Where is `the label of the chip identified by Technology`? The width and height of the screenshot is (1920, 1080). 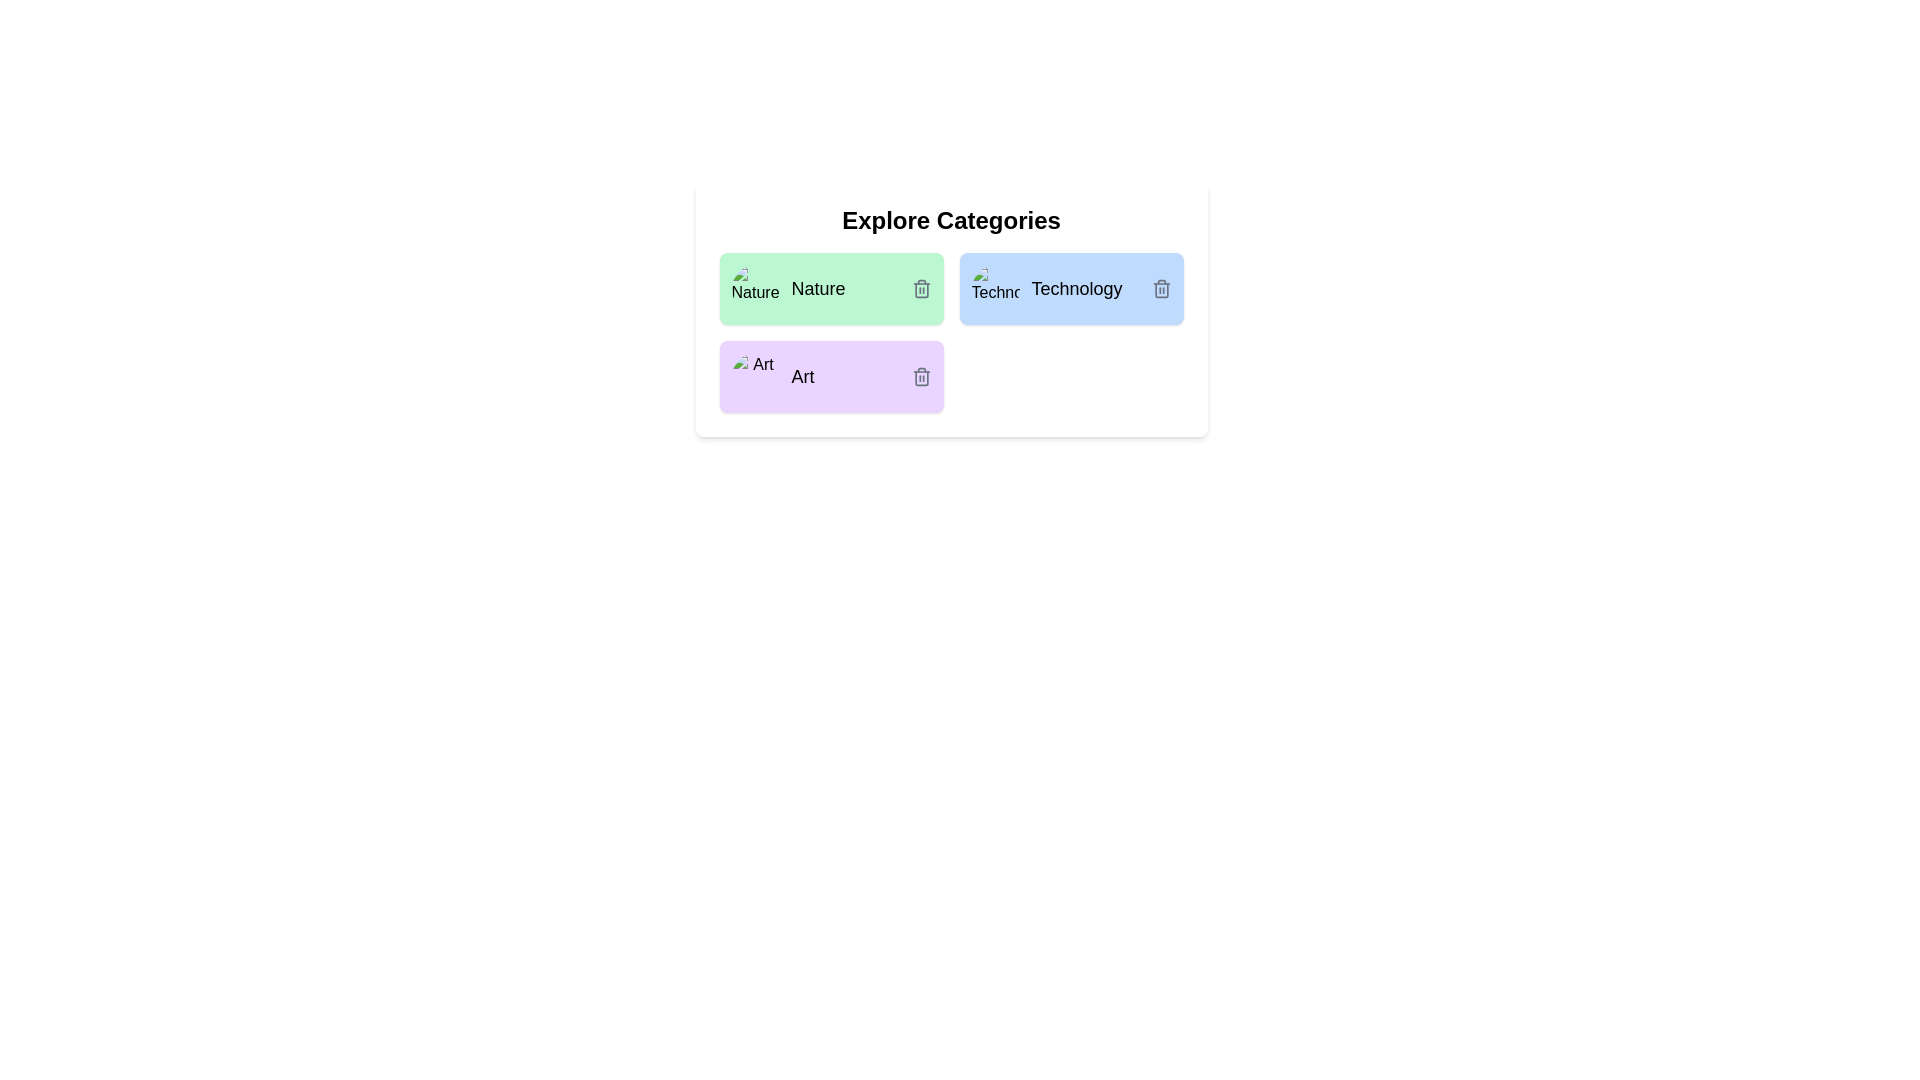
the label of the chip identified by Technology is located at coordinates (1076, 289).